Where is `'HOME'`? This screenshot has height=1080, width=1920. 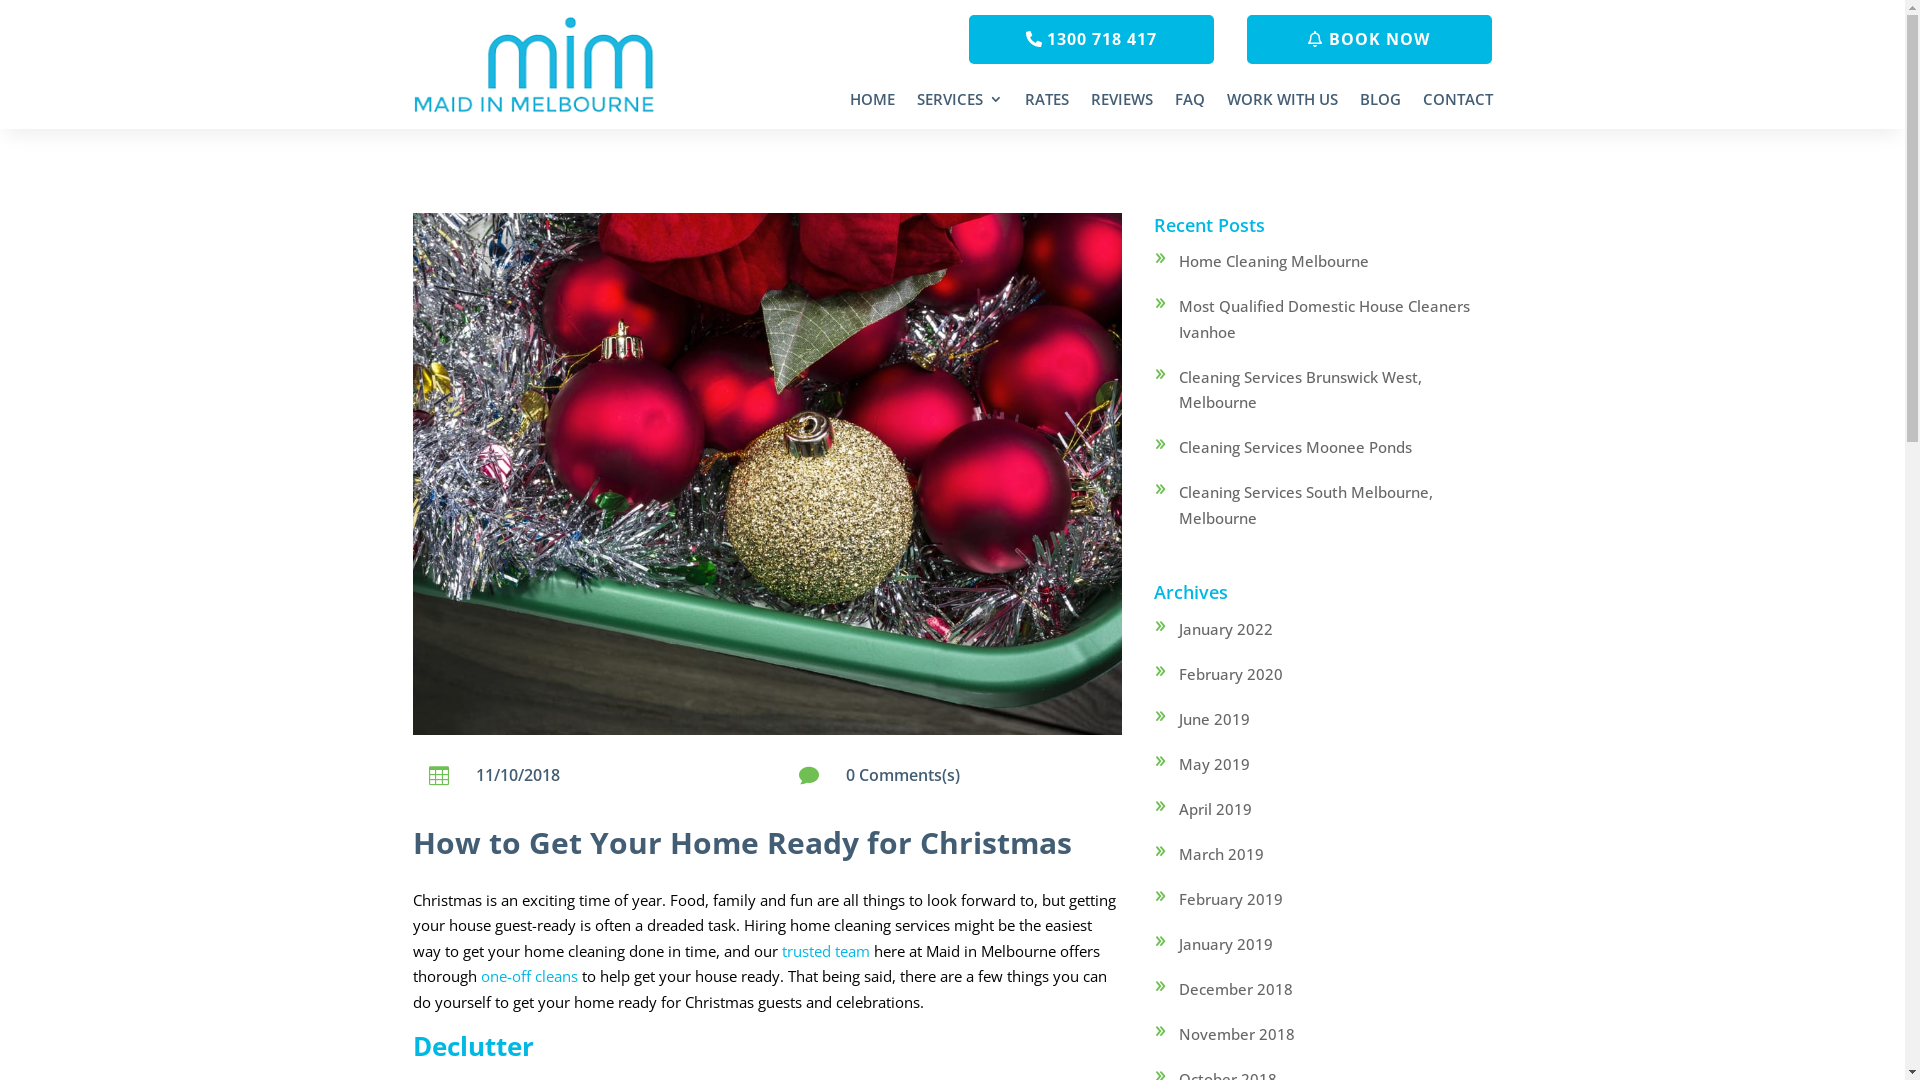
'HOME' is located at coordinates (849, 103).